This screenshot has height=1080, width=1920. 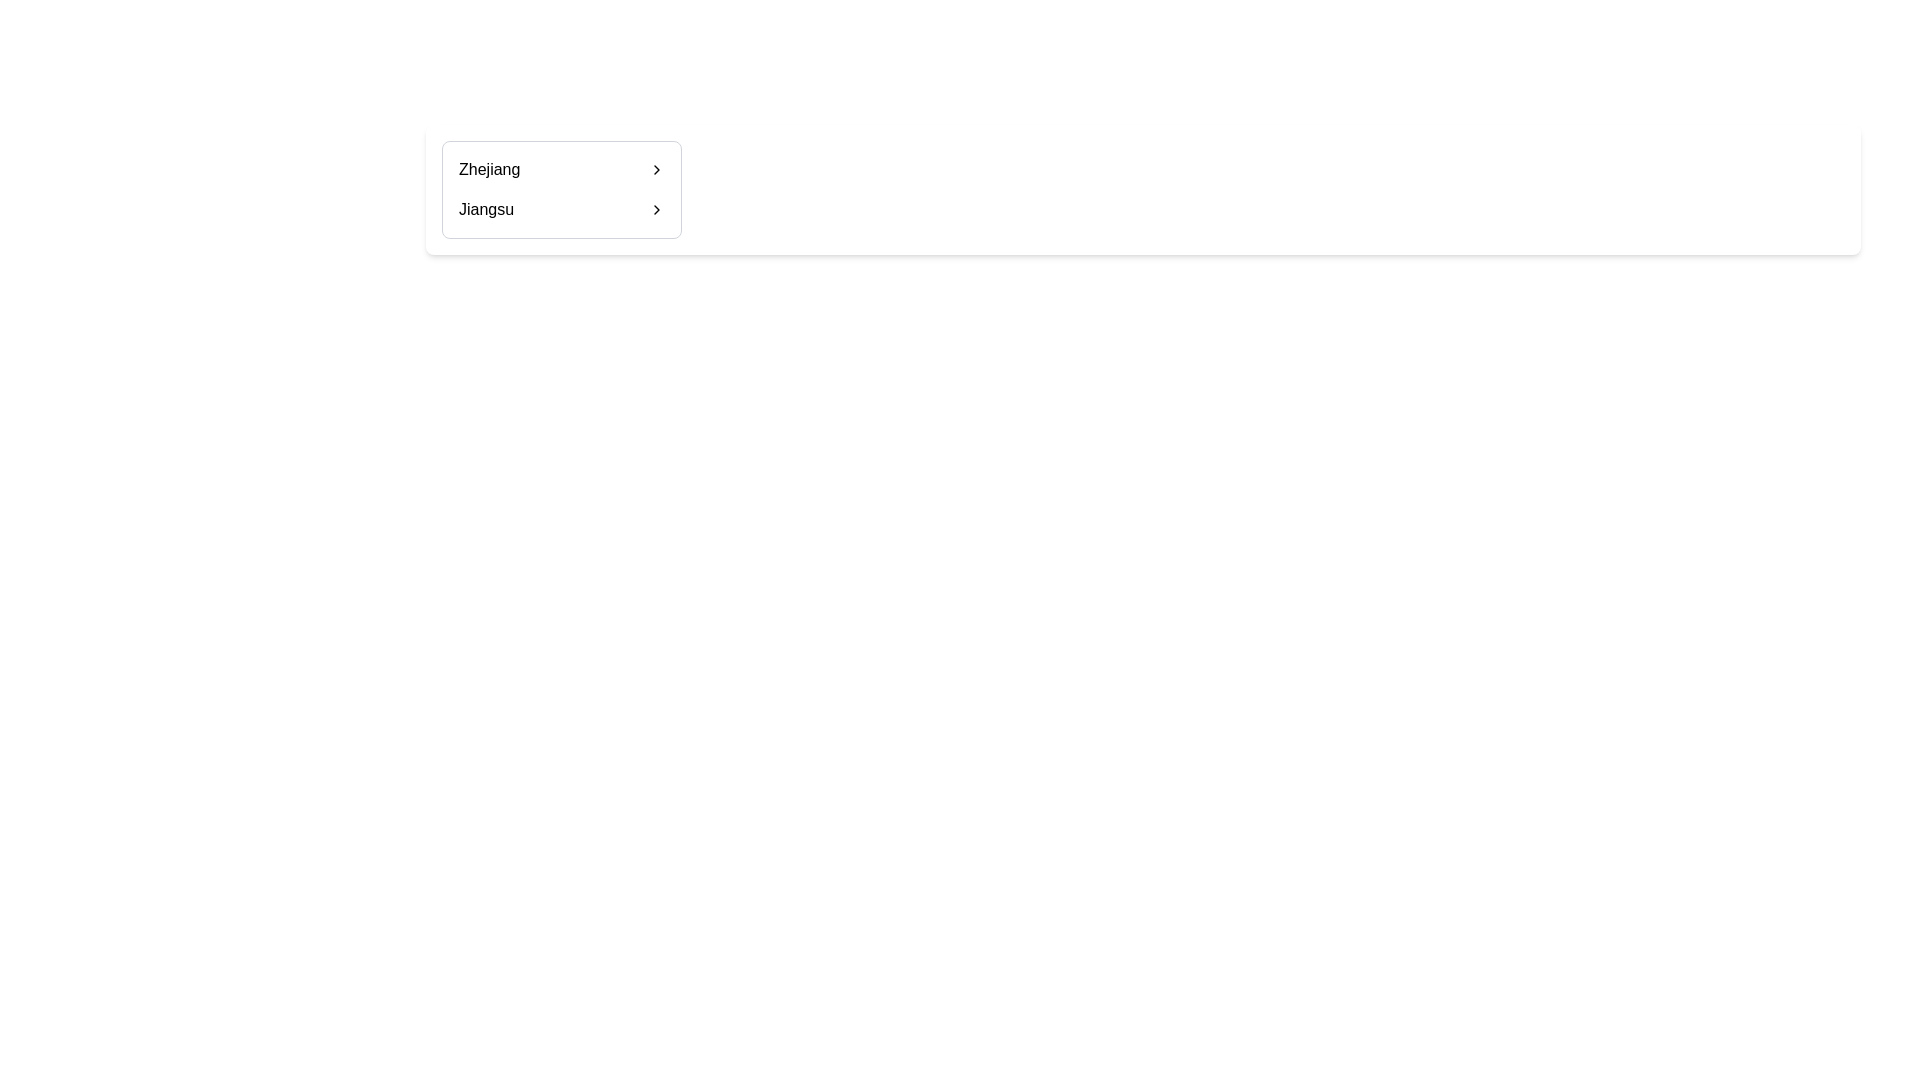 I want to click on the first list item labeled 'Zhejiang' to activate its visual feedback, which includes a background color change, so click(x=560, y=168).